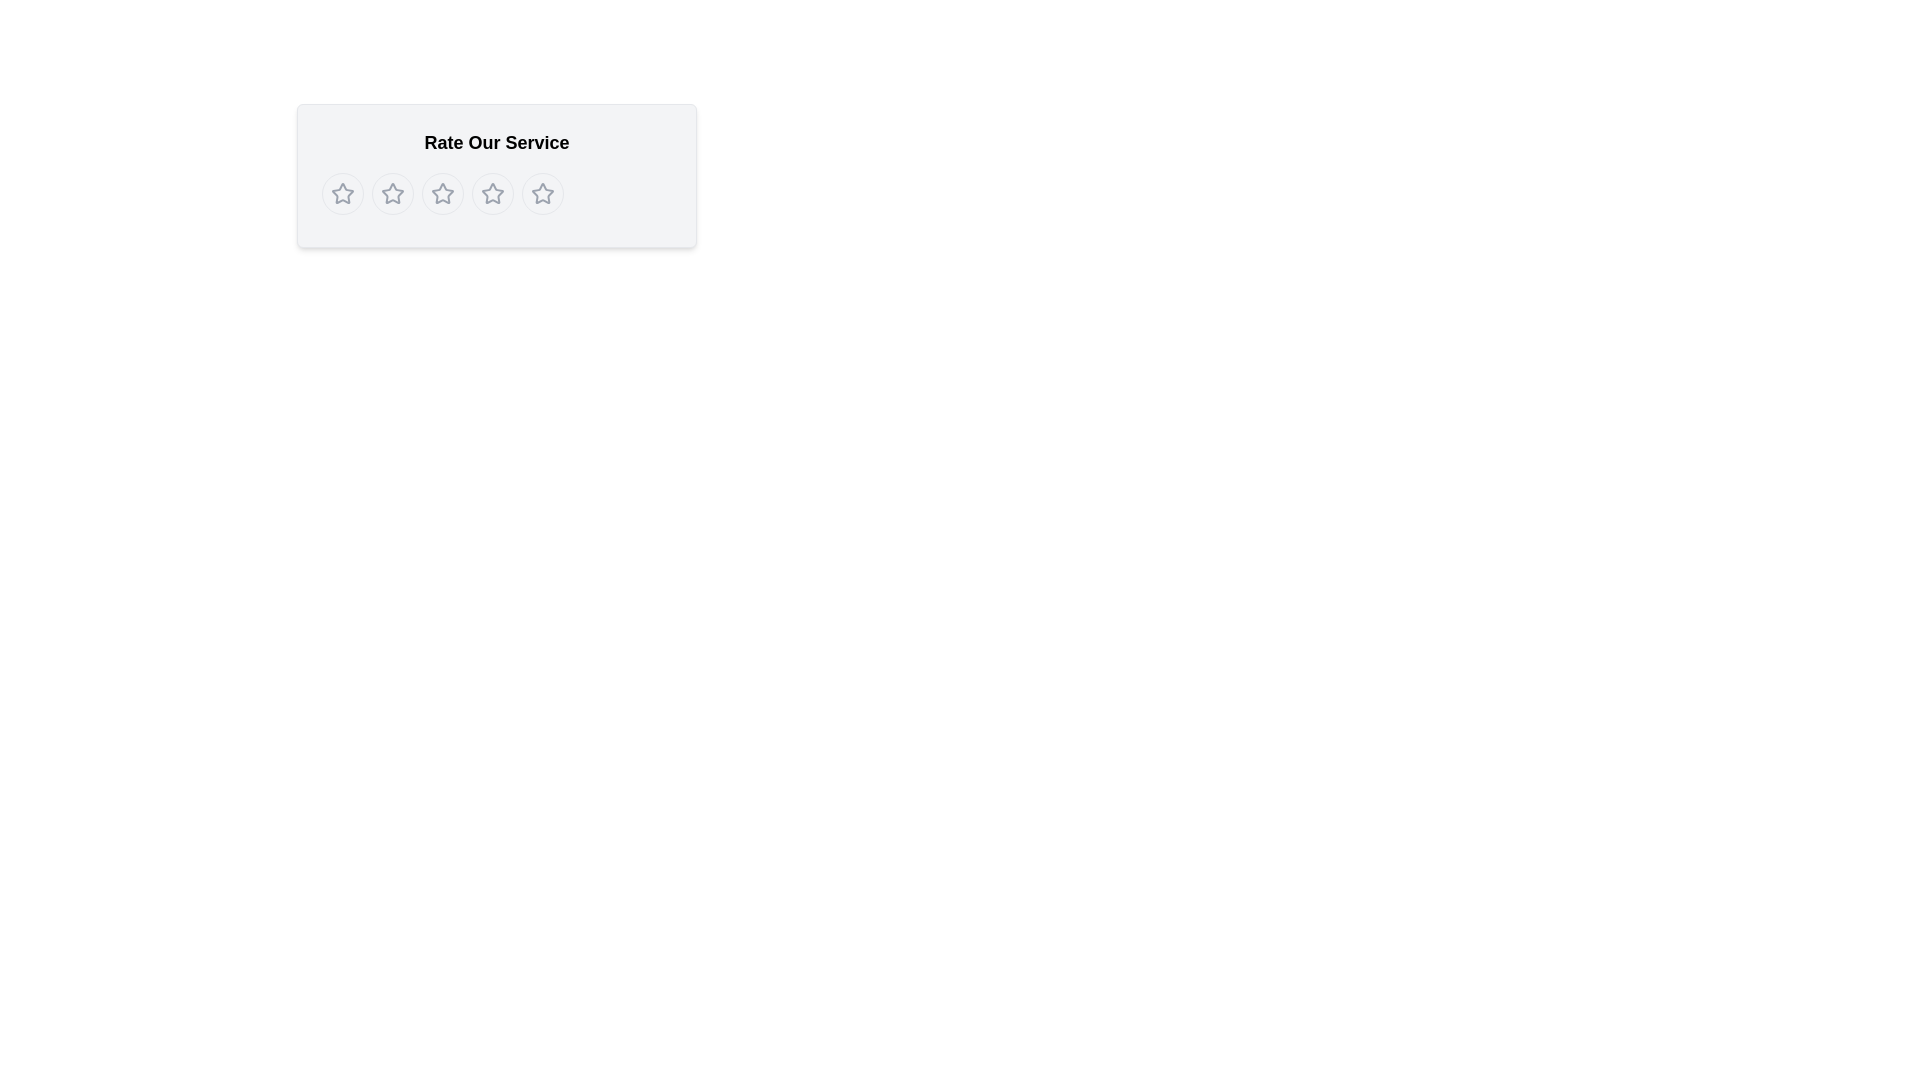 The image size is (1920, 1080). Describe the element at coordinates (493, 193) in the screenshot. I see `the fourth rating star icon in the row of five icons, which is centered within the white card interface displaying 'Rate Our Service'` at that location.